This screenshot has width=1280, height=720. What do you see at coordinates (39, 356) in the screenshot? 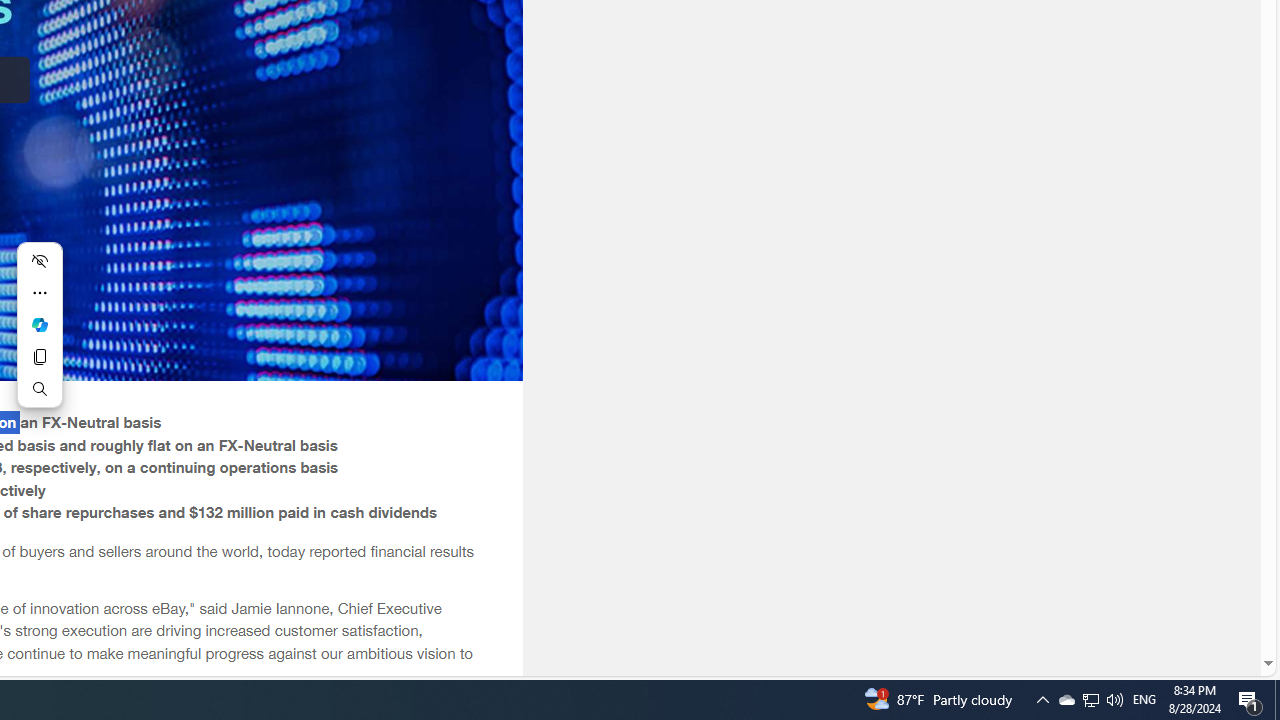
I see `'Copy'` at bounding box center [39, 356].